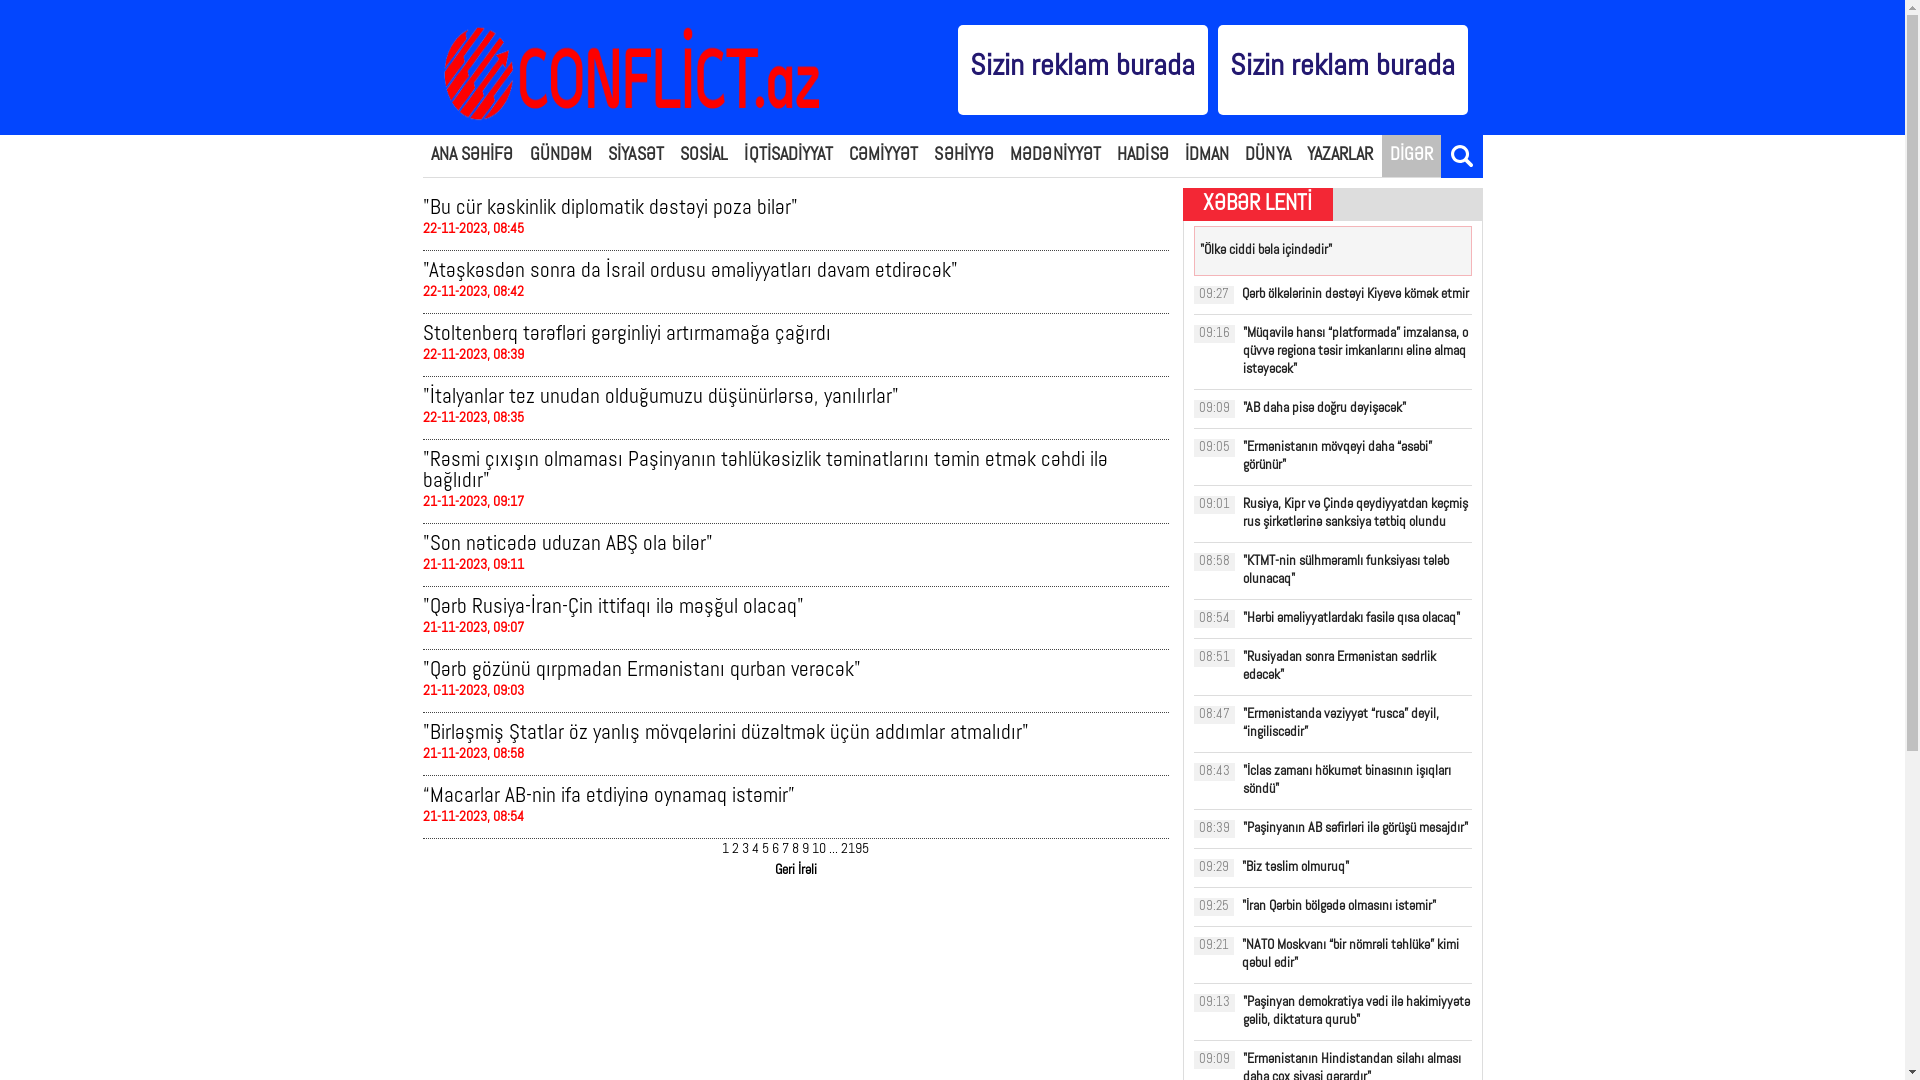 Image resolution: width=1920 pixels, height=1080 pixels. What do you see at coordinates (744, 849) in the screenshot?
I see `'3'` at bounding box center [744, 849].